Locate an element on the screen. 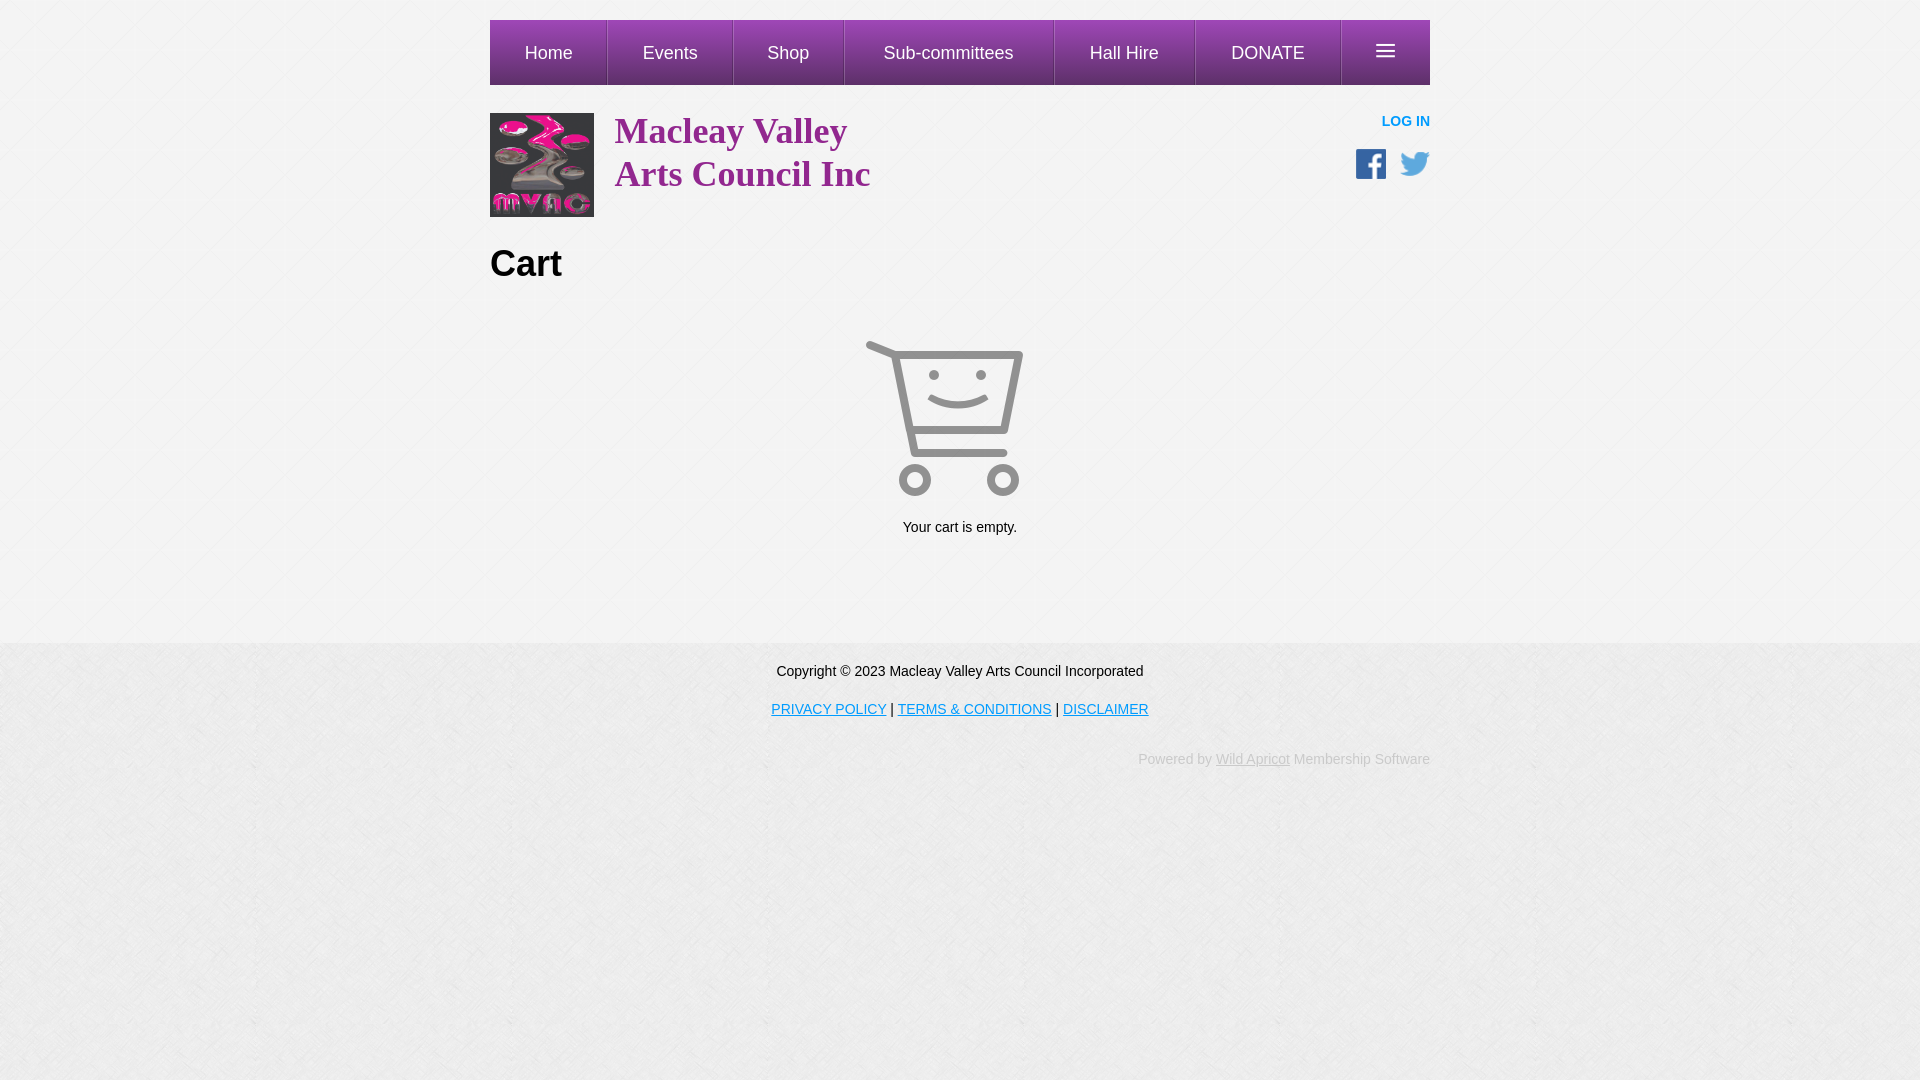 The image size is (1920, 1080). 'Home' is located at coordinates (548, 51).